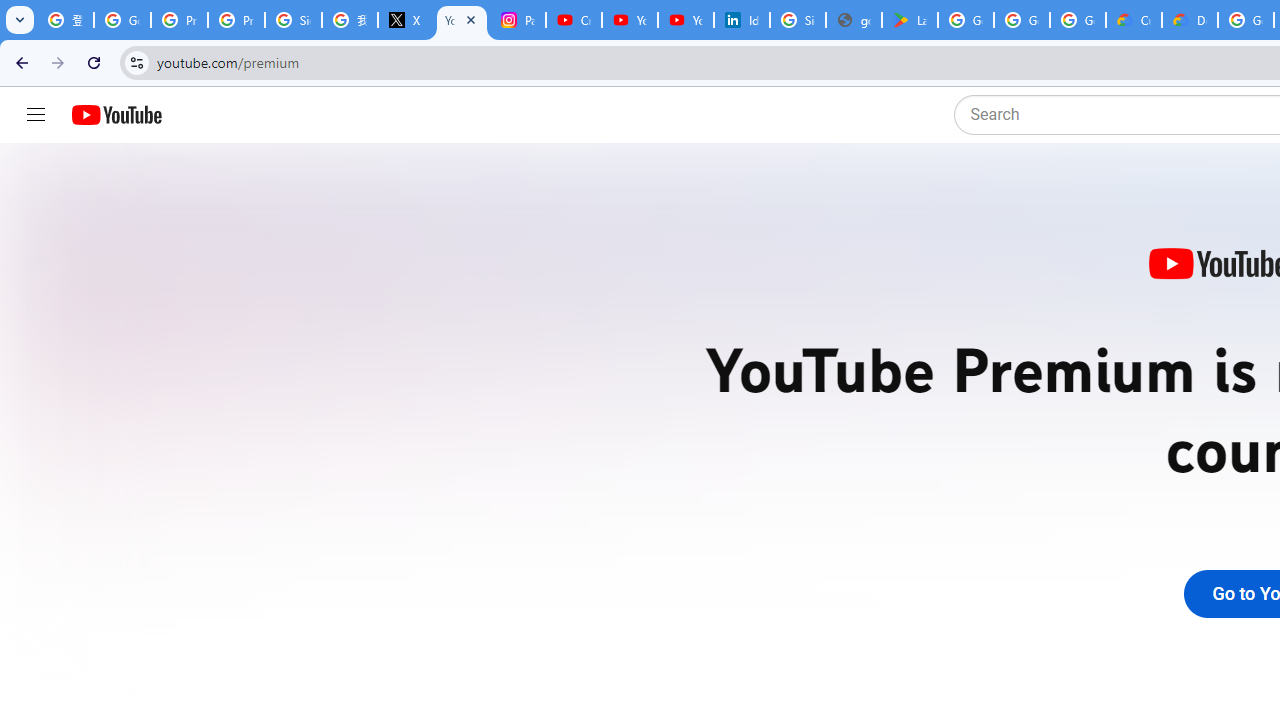  I want to click on 'Sign in - Google Accounts', so click(797, 20).